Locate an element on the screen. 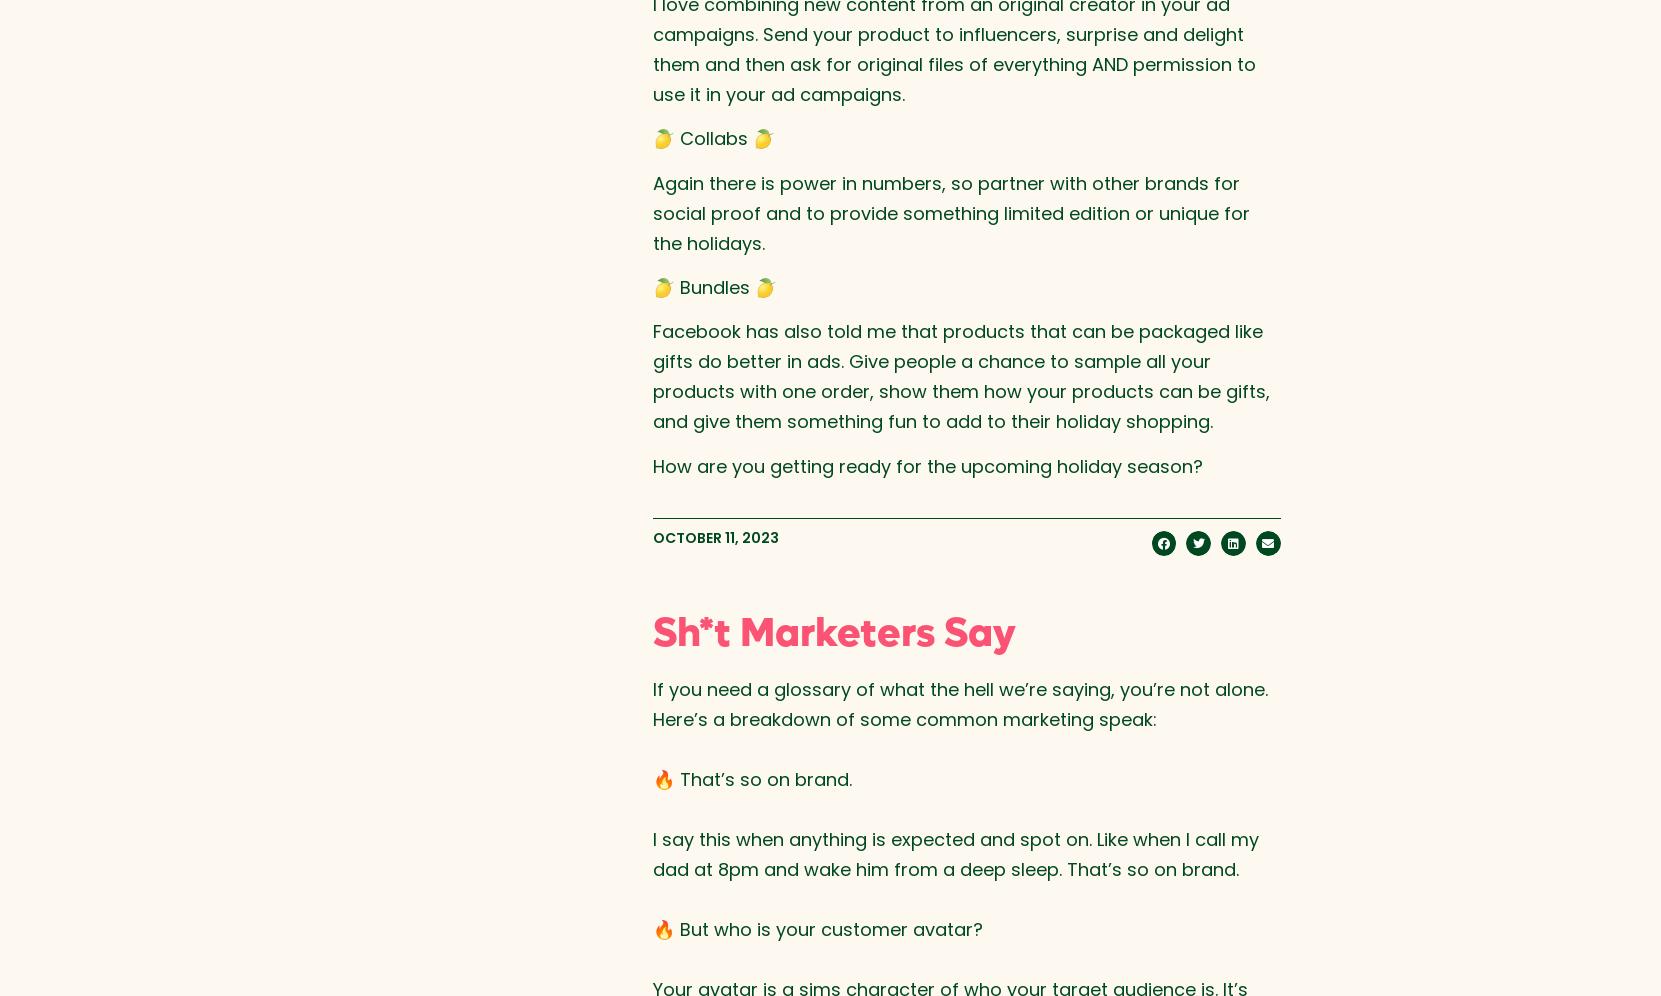 The image size is (1661, 996). 'October 11, 2023' is located at coordinates (651, 538).